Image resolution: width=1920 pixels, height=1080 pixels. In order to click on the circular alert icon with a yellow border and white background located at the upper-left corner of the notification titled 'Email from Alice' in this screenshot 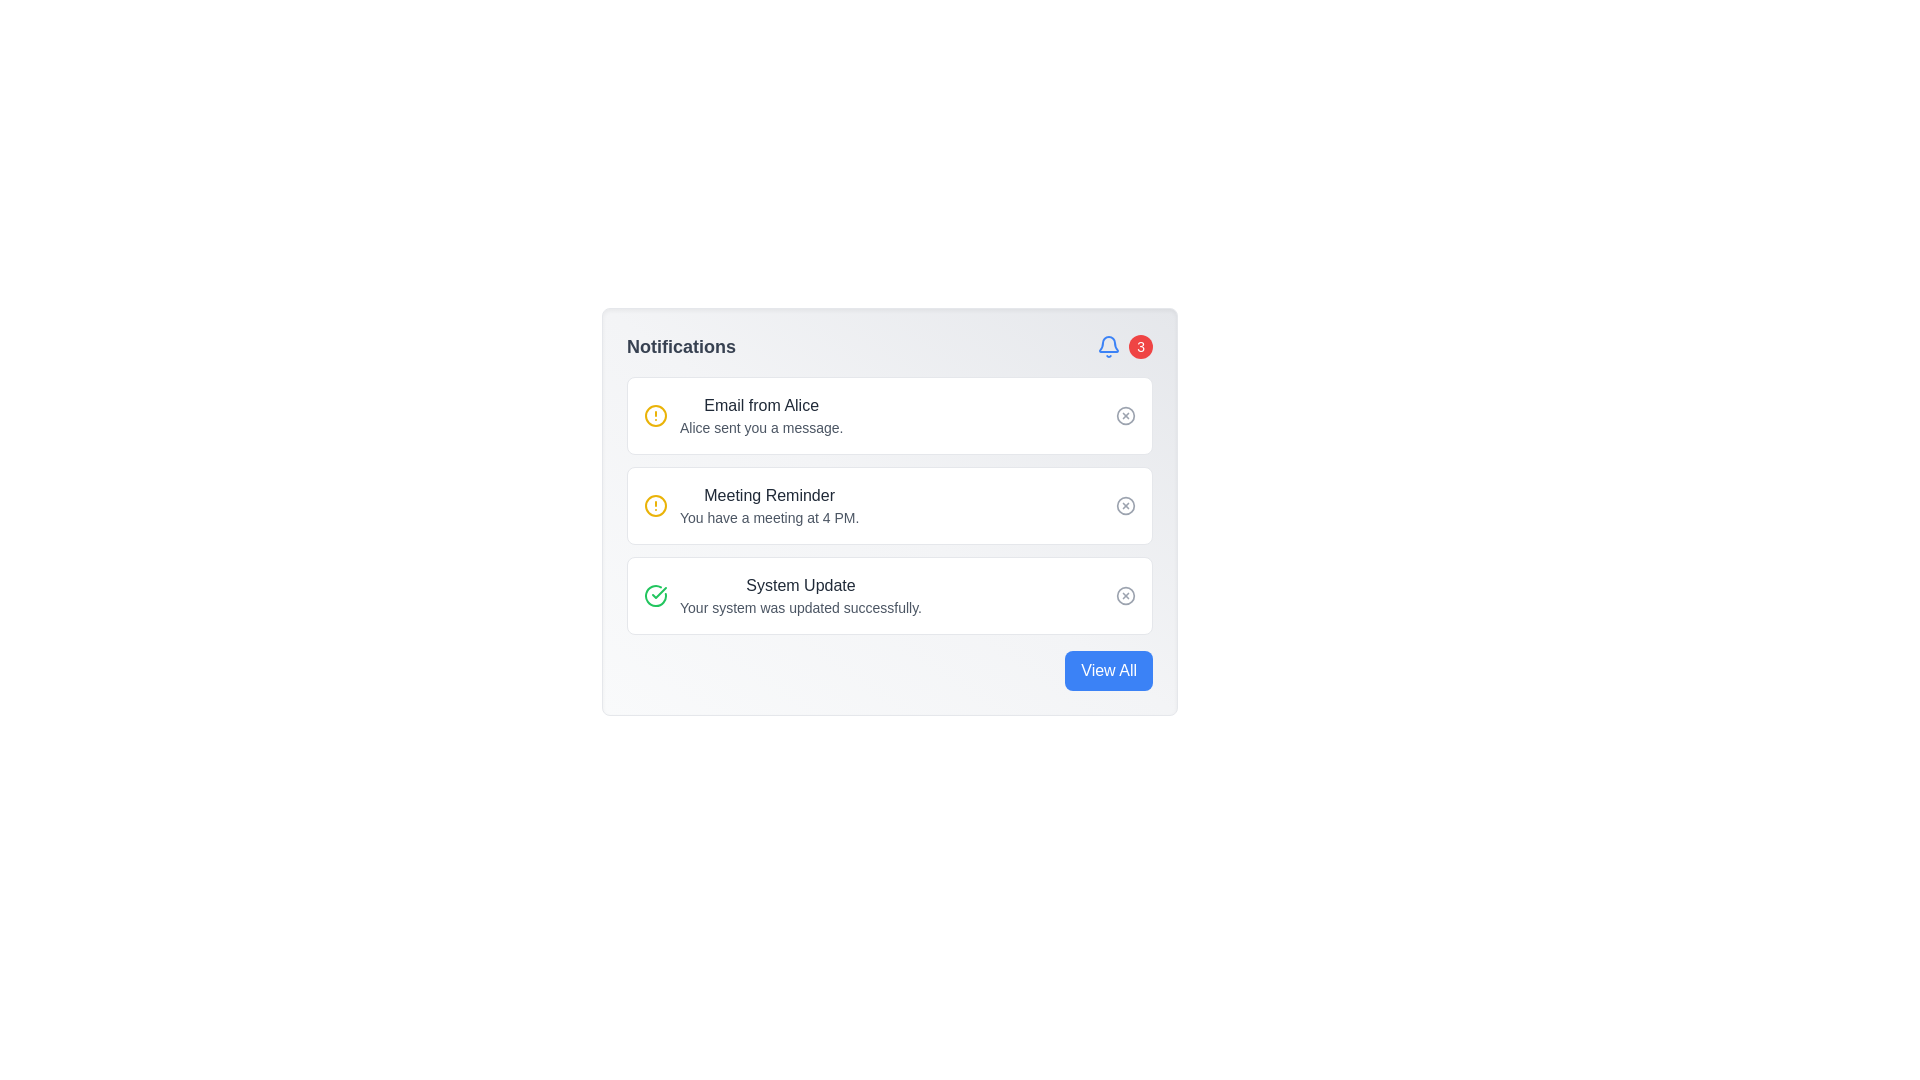, I will do `click(656, 415)`.